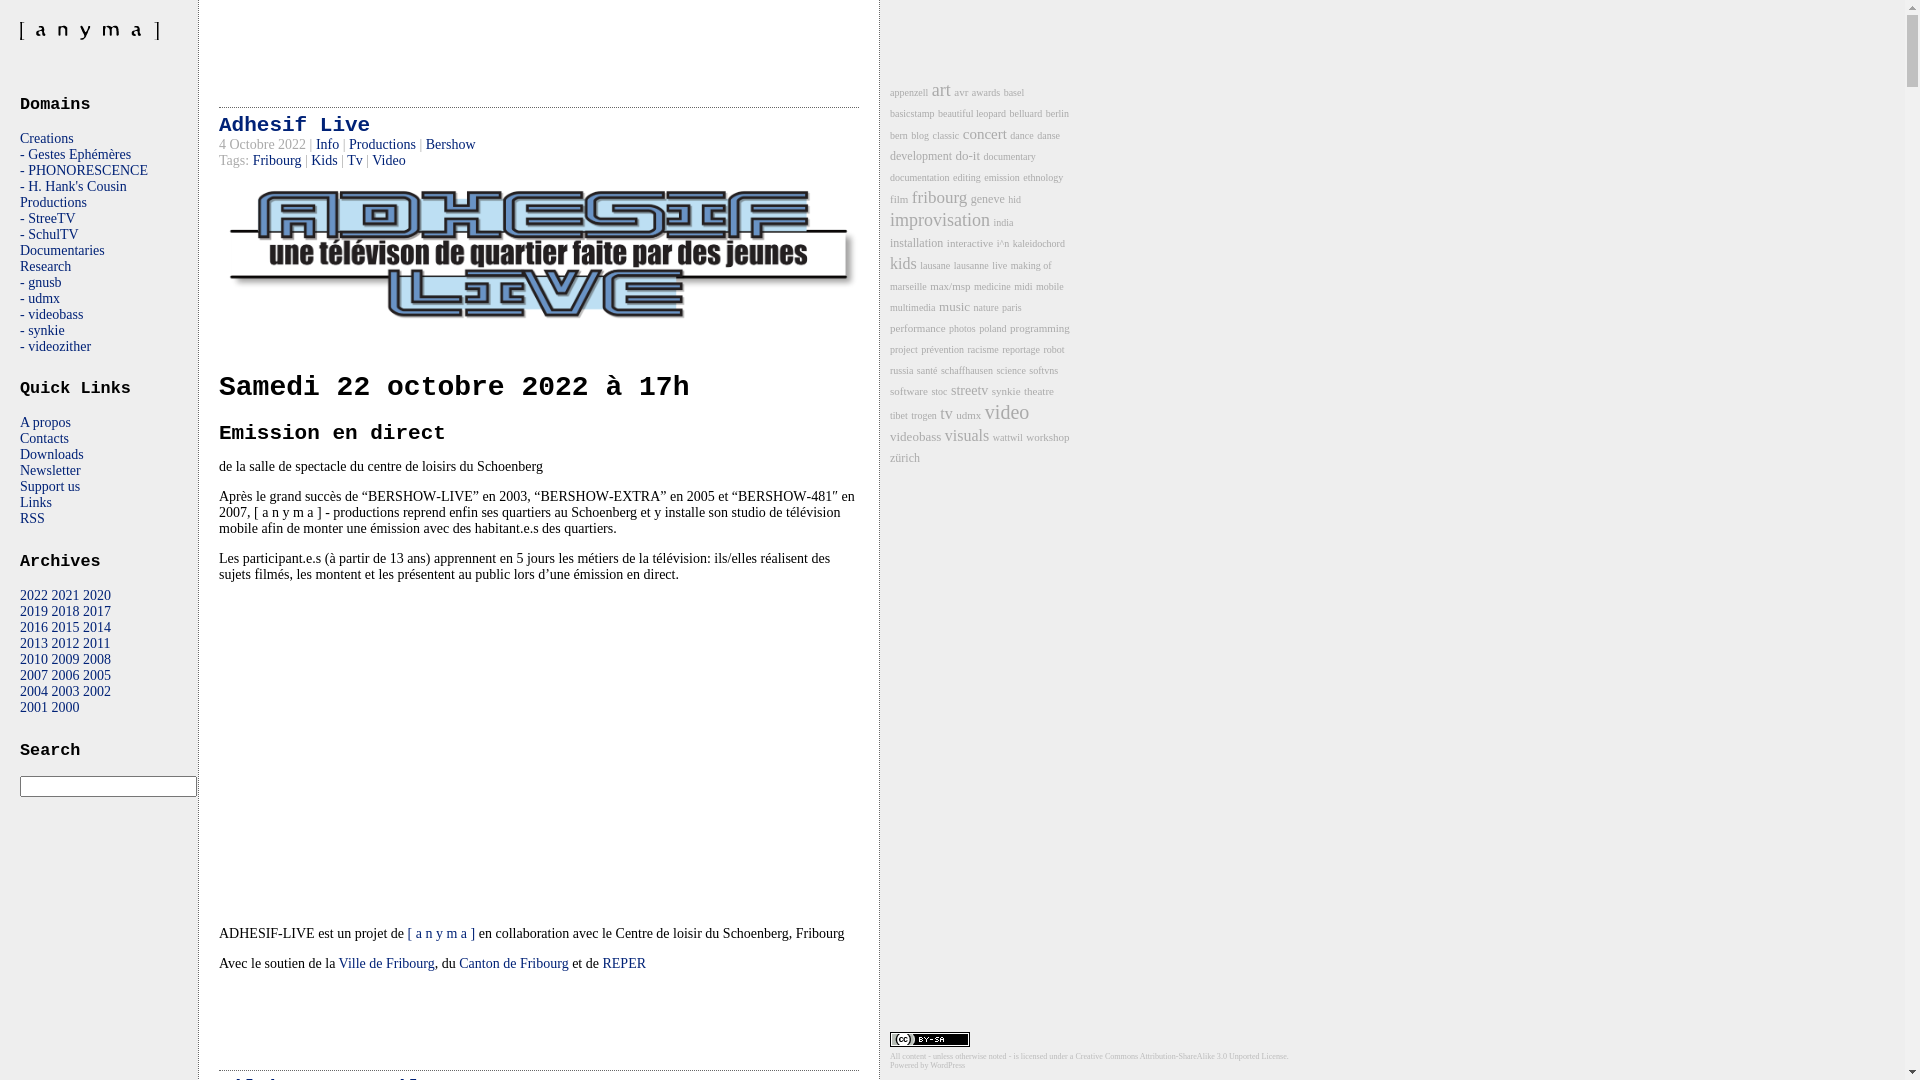 This screenshot has width=1920, height=1080. Describe the element at coordinates (33, 594) in the screenshot. I see `'2022'` at that location.